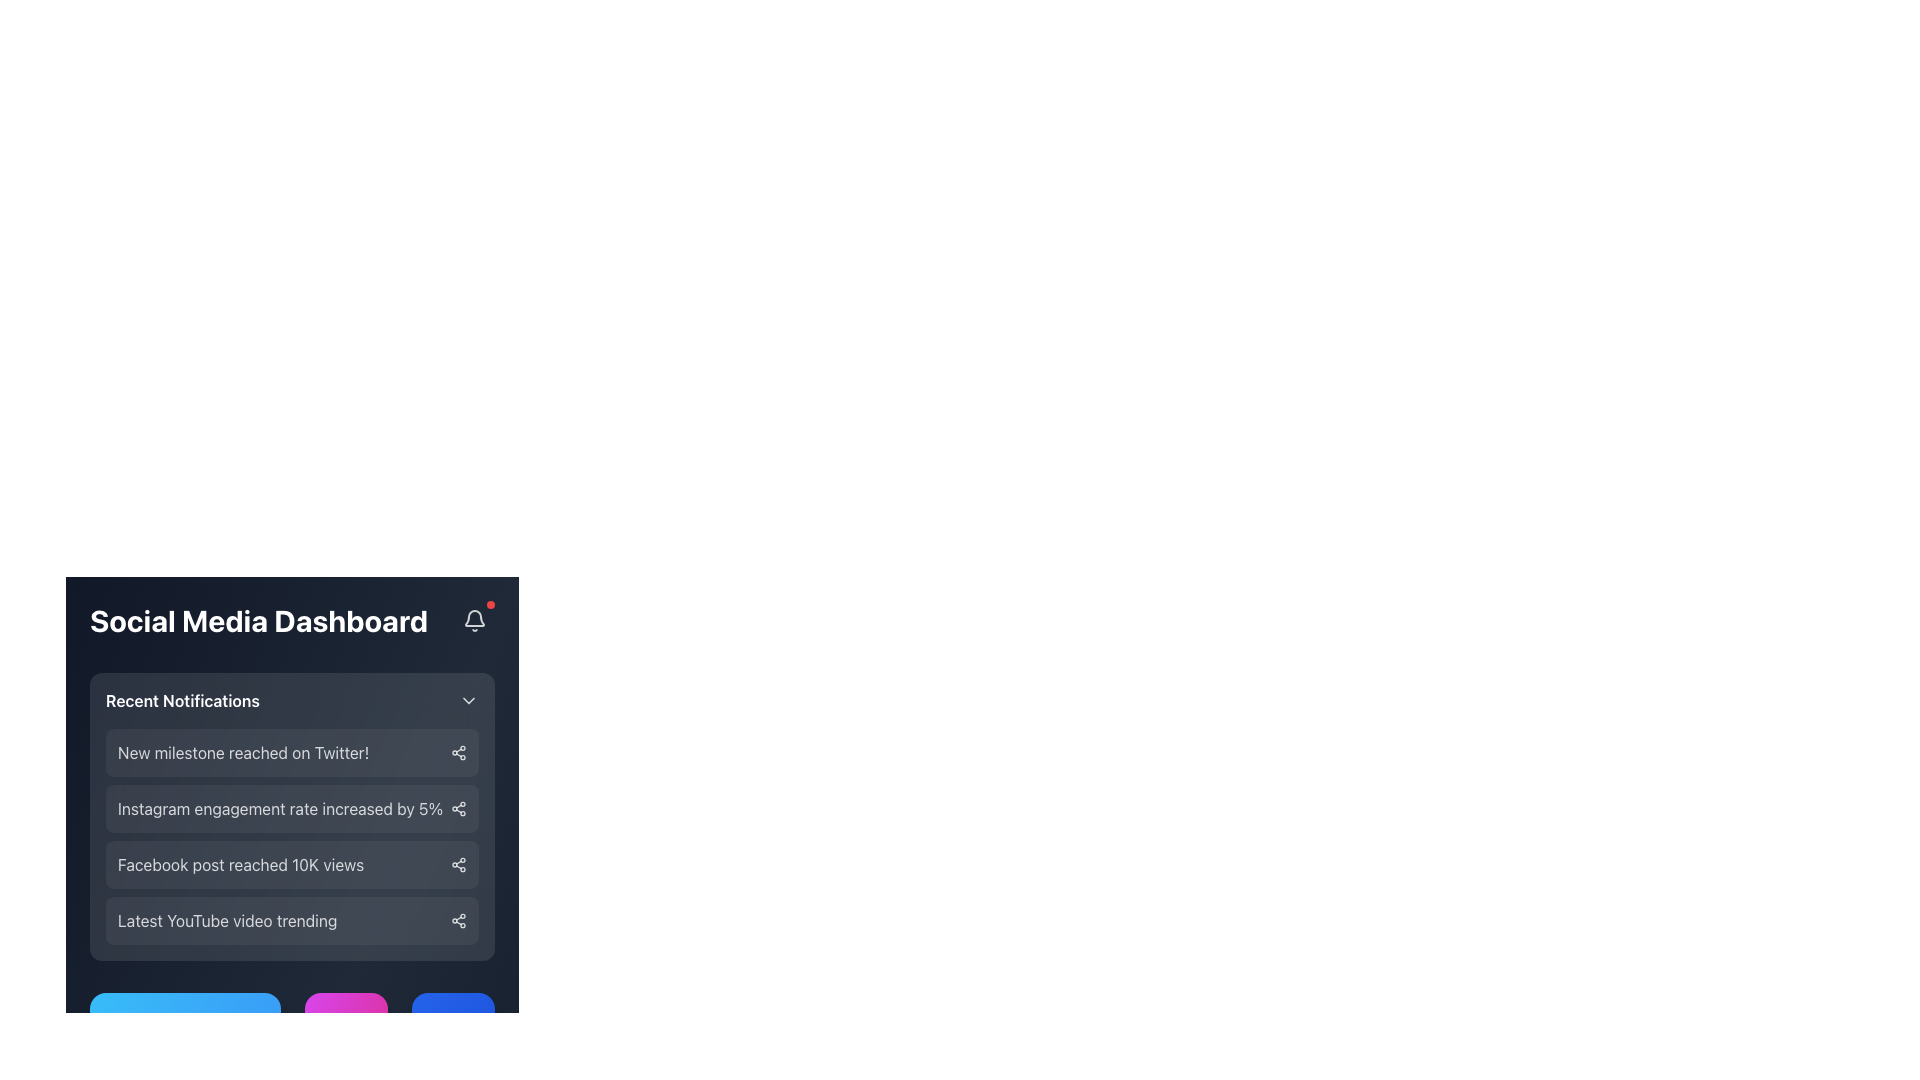 The image size is (1920, 1080). Describe the element at coordinates (291, 837) in the screenshot. I see `the second notification item in the 'Recent Notifications' panel` at that location.